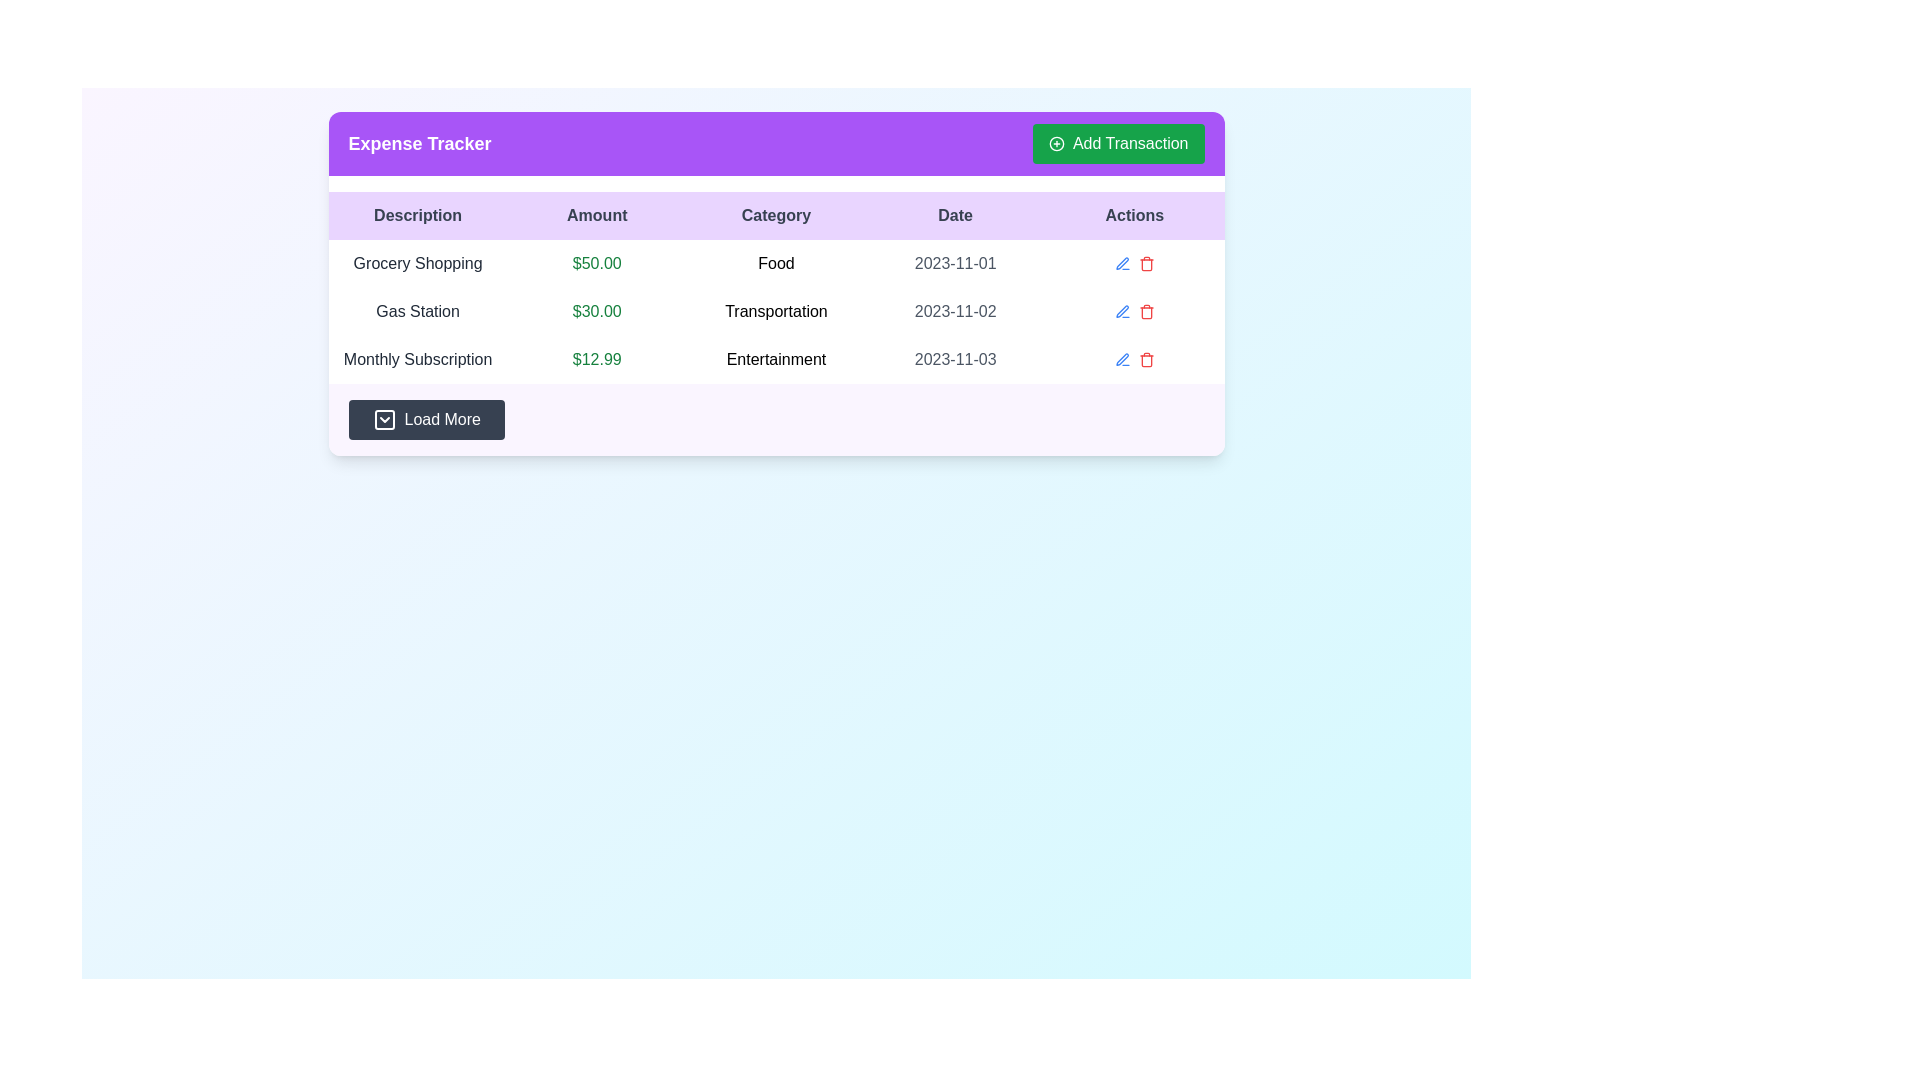 The width and height of the screenshot is (1920, 1080). I want to click on the central circular icon of the 'Add Transaction' button located at the top-right section of the interface, so click(1055, 142).